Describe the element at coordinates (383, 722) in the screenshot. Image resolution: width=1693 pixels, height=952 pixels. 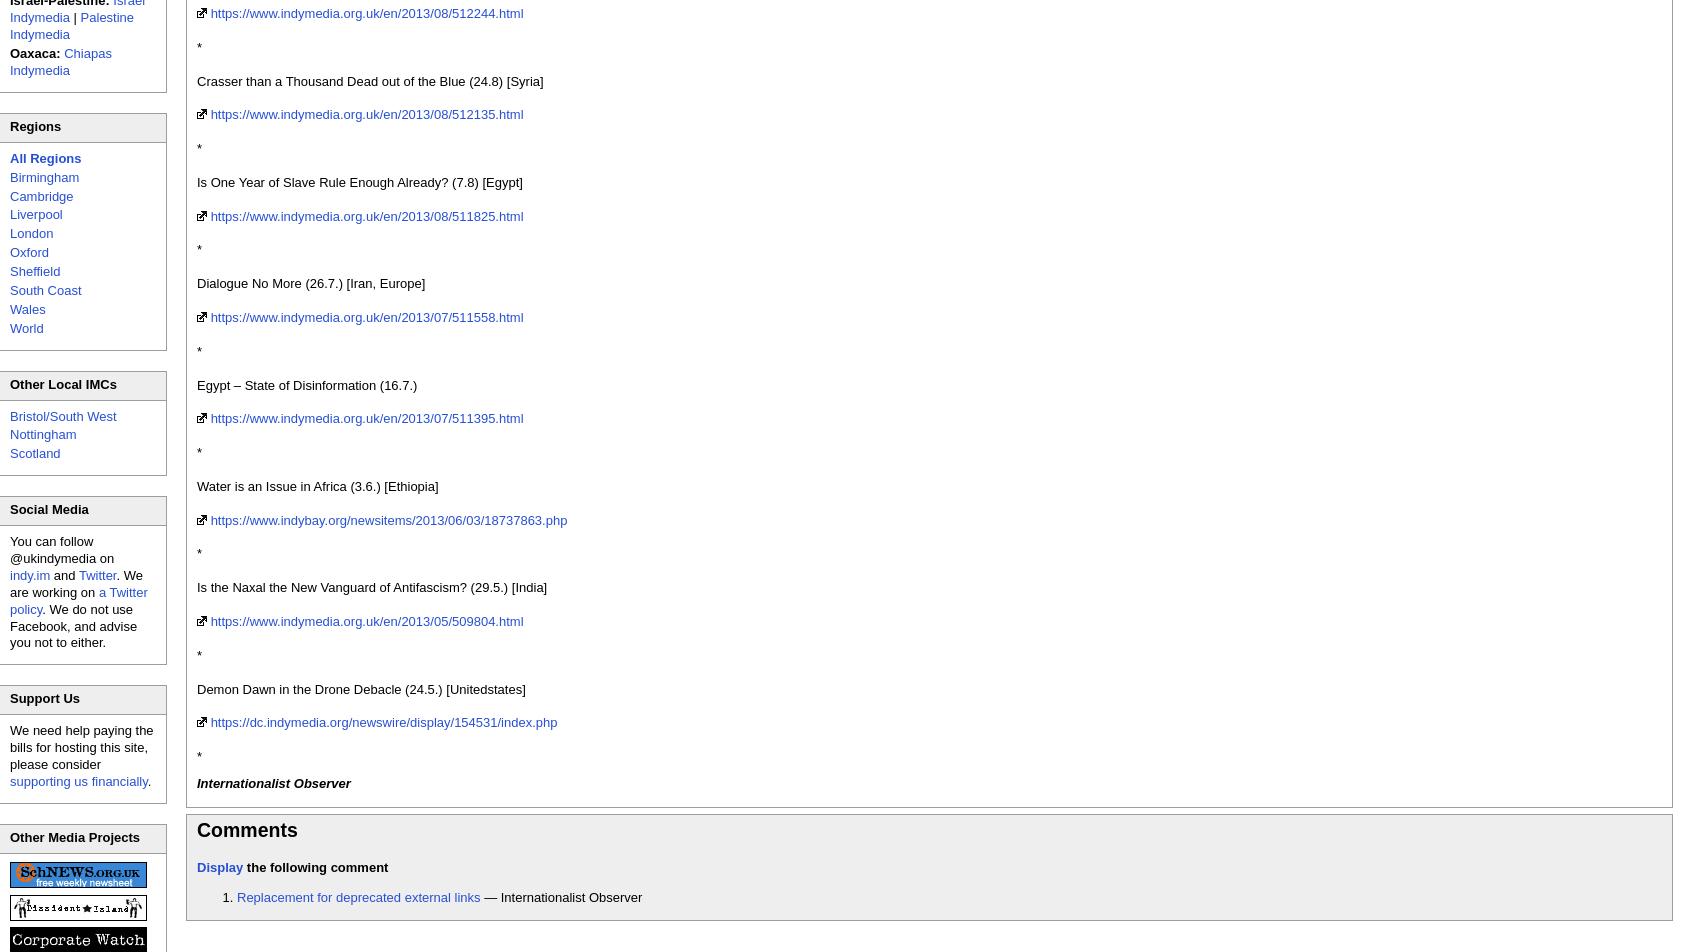
I see `'https://dc.indymedia.org/newswire/display/154531/index.php'` at that location.